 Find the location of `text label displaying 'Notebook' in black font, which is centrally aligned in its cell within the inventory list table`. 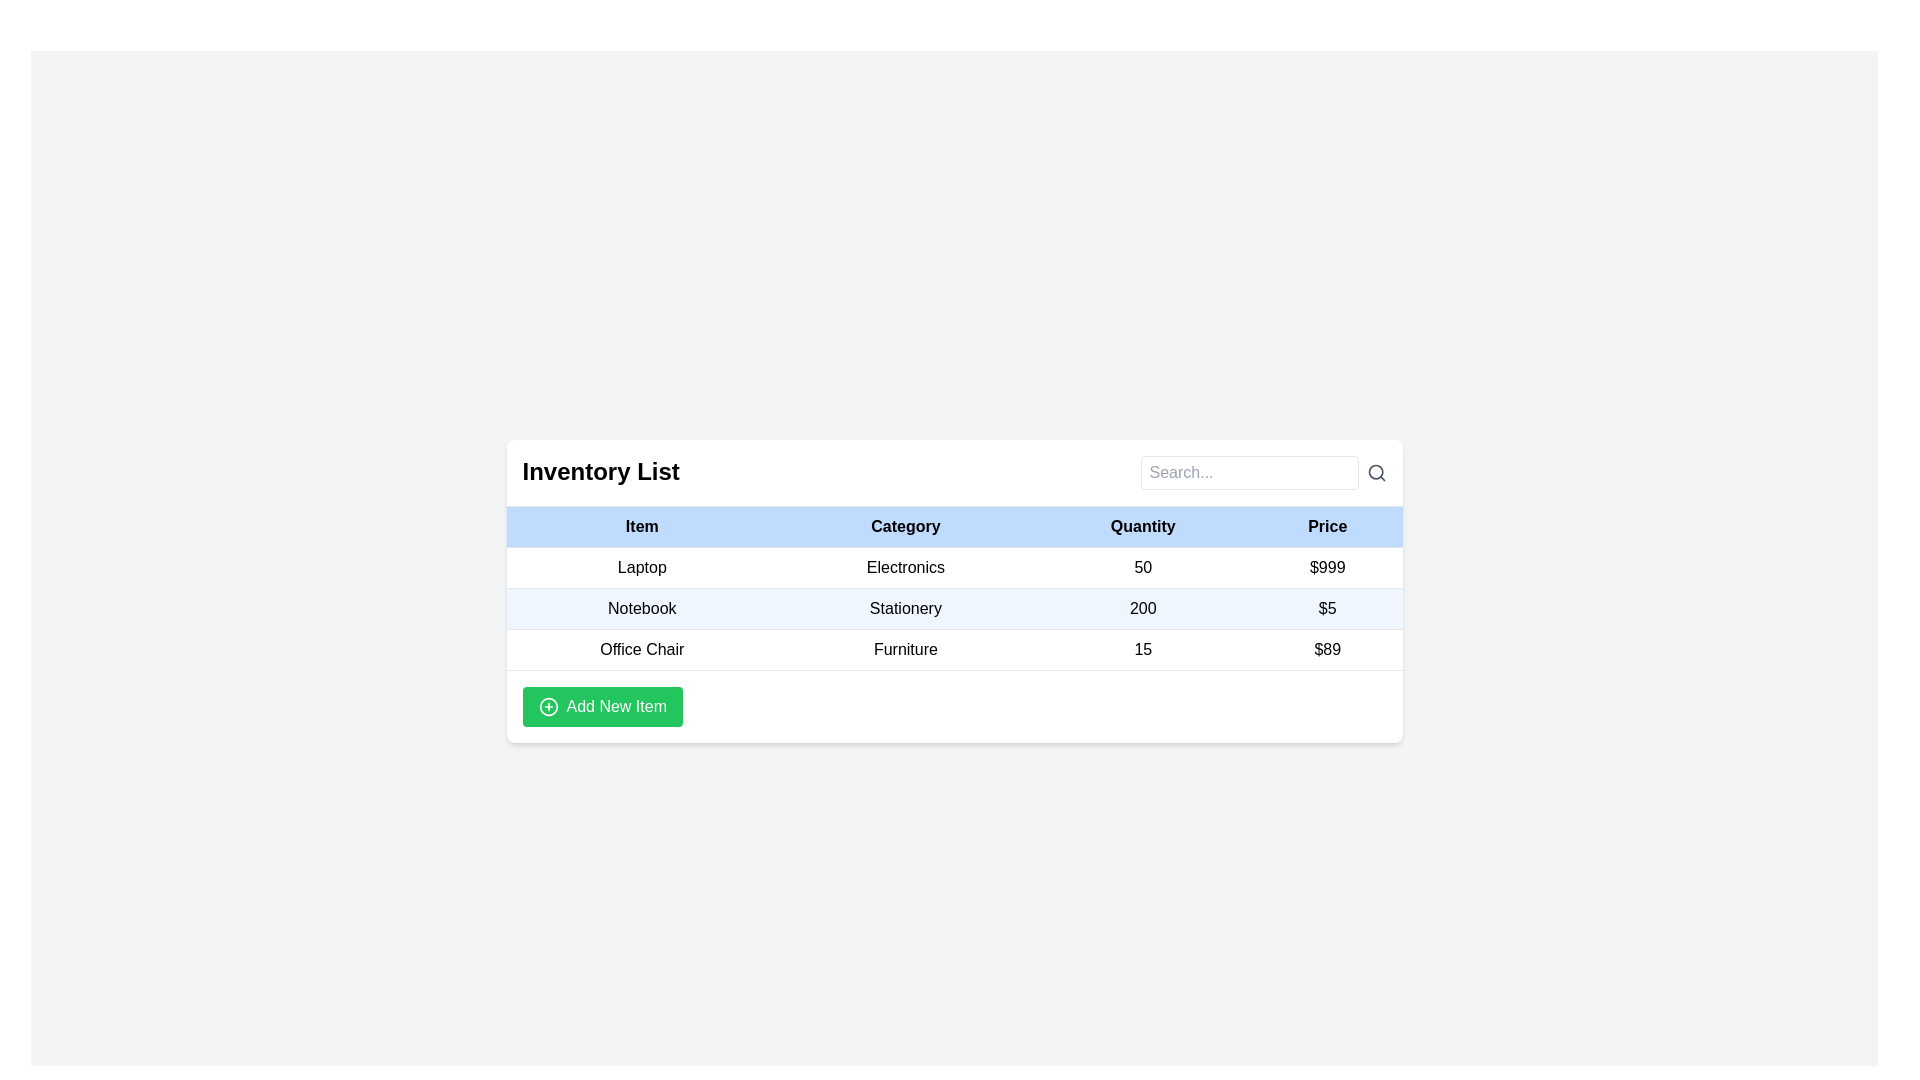

text label displaying 'Notebook' in black font, which is centrally aligned in its cell within the inventory list table is located at coordinates (642, 607).